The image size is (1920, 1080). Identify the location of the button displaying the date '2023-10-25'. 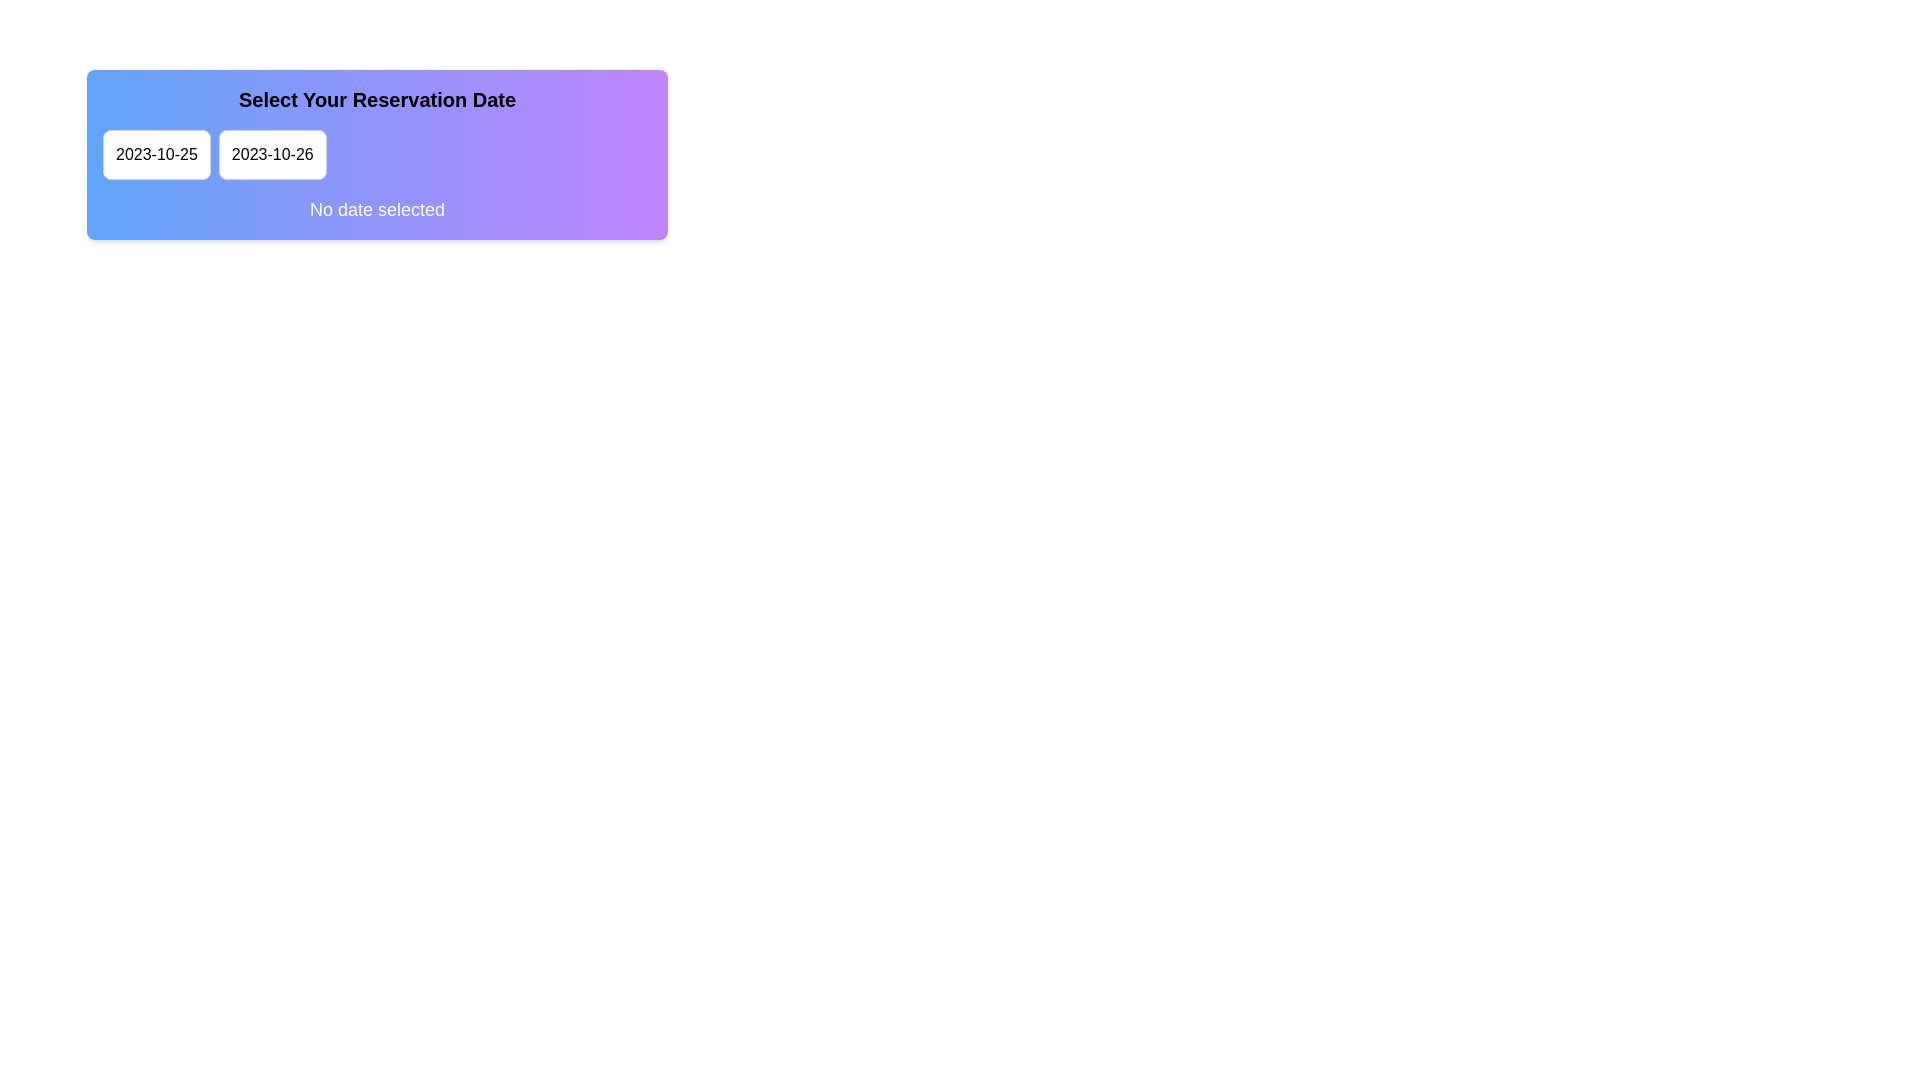
(155, 153).